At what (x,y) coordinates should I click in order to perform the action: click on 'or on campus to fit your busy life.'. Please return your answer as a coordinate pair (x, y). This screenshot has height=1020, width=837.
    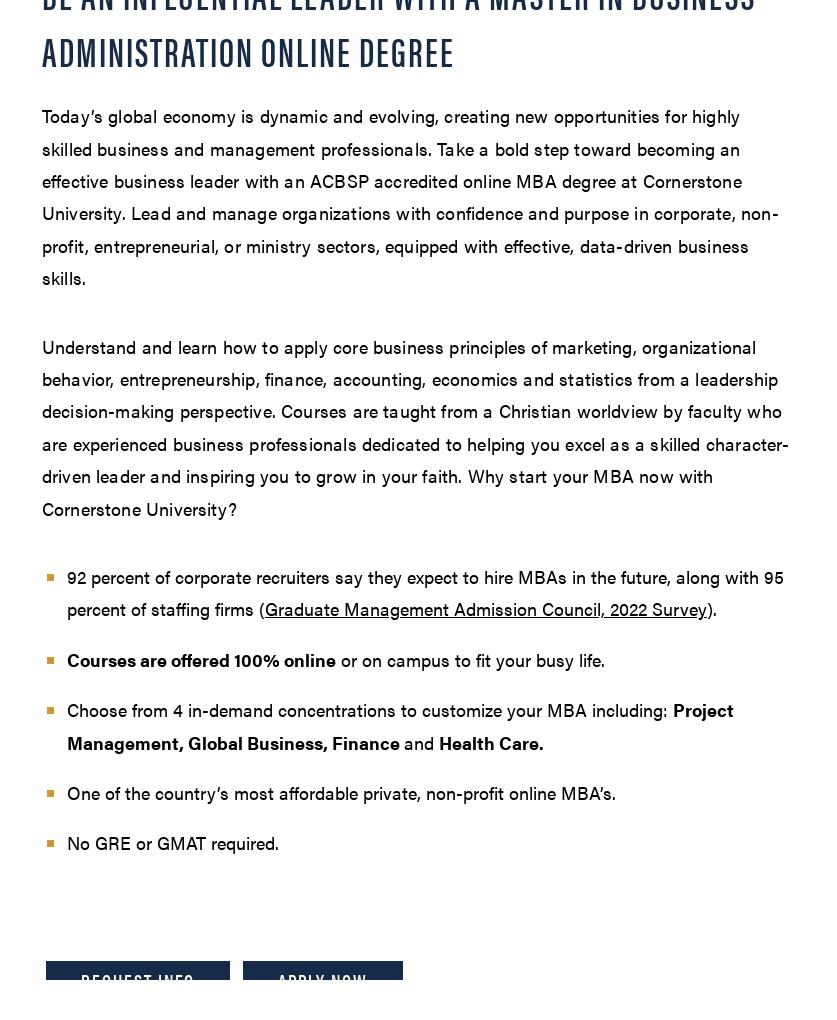
    Looking at the image, I should click on (334, 658).